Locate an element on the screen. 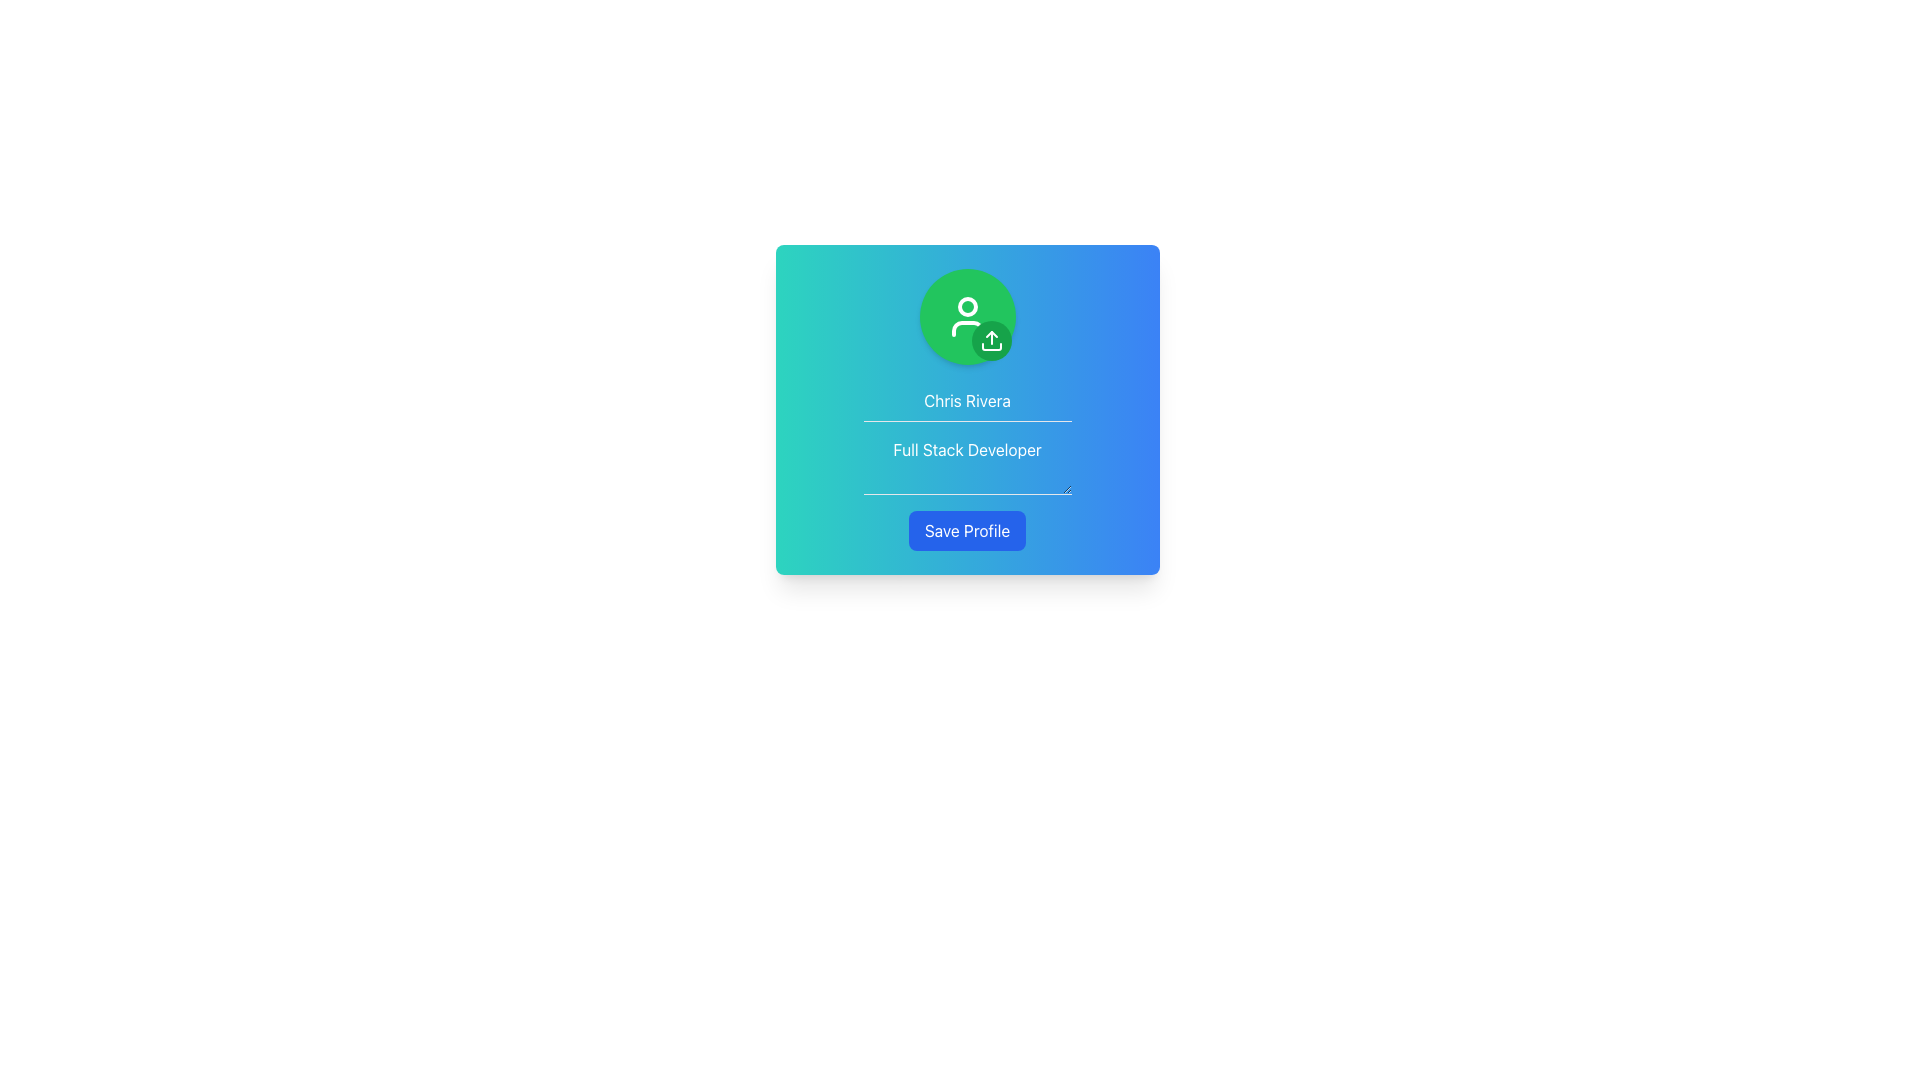 The height and width of the screenshot is (1080, 1920). the text input field displaying 'Chris Rivera' to focus on it is located at coordinates (967, 401).